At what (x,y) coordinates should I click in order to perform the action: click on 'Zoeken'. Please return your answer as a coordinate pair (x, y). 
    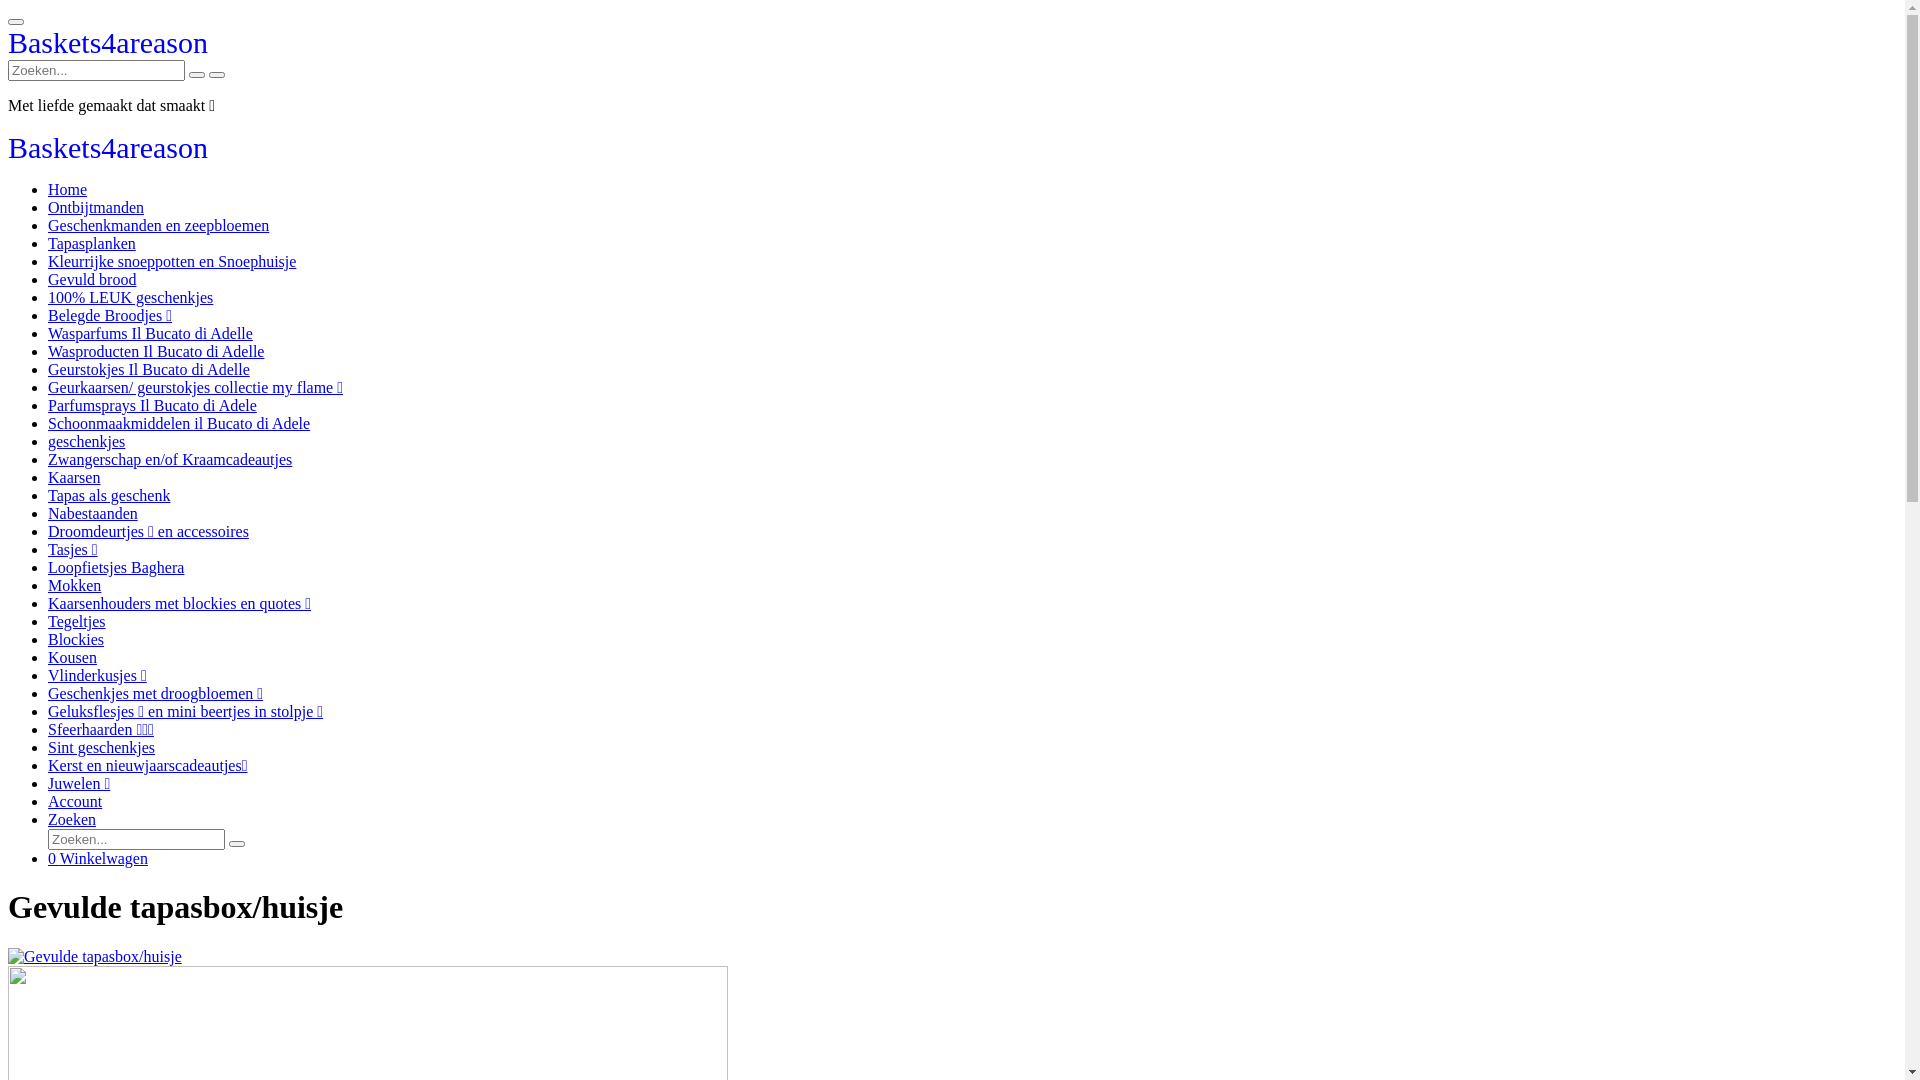
    Looking at the image, I should click on (72, 819).